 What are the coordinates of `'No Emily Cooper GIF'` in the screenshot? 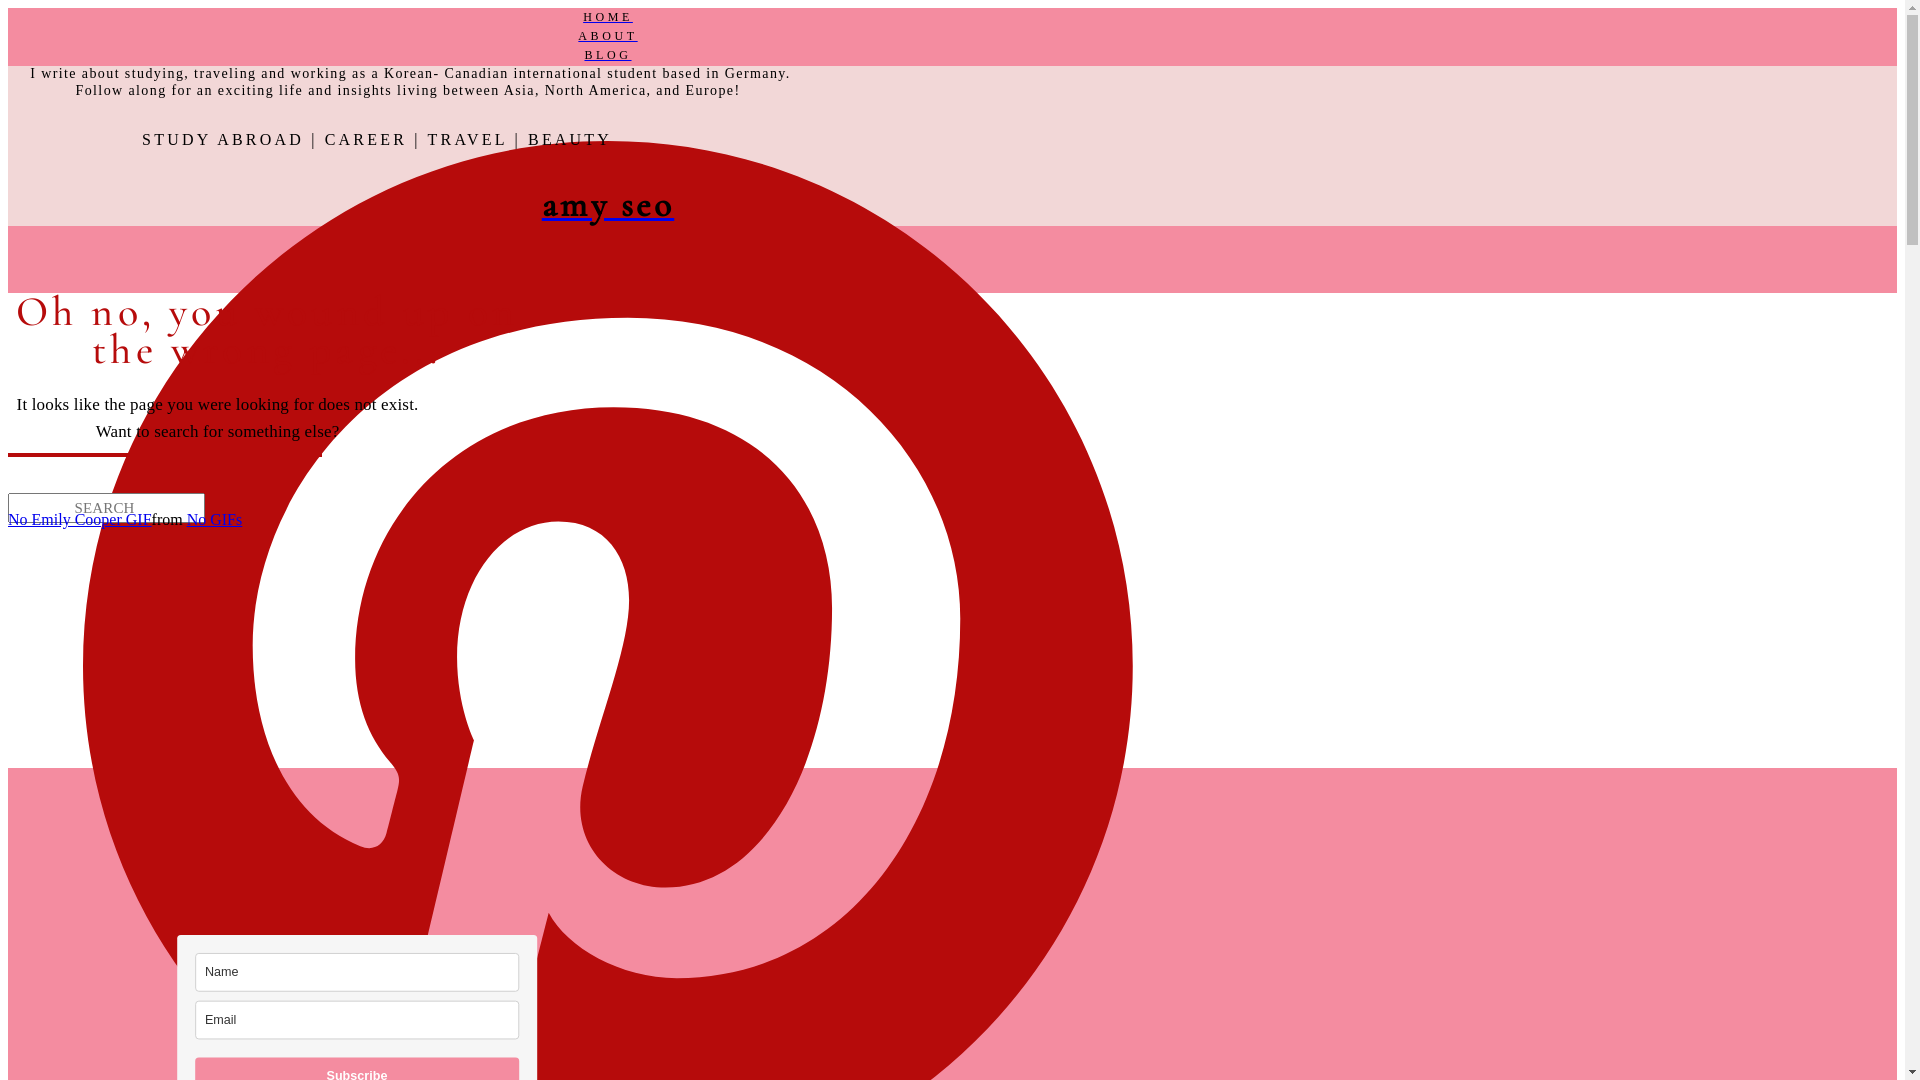 It's located at (80, 518).